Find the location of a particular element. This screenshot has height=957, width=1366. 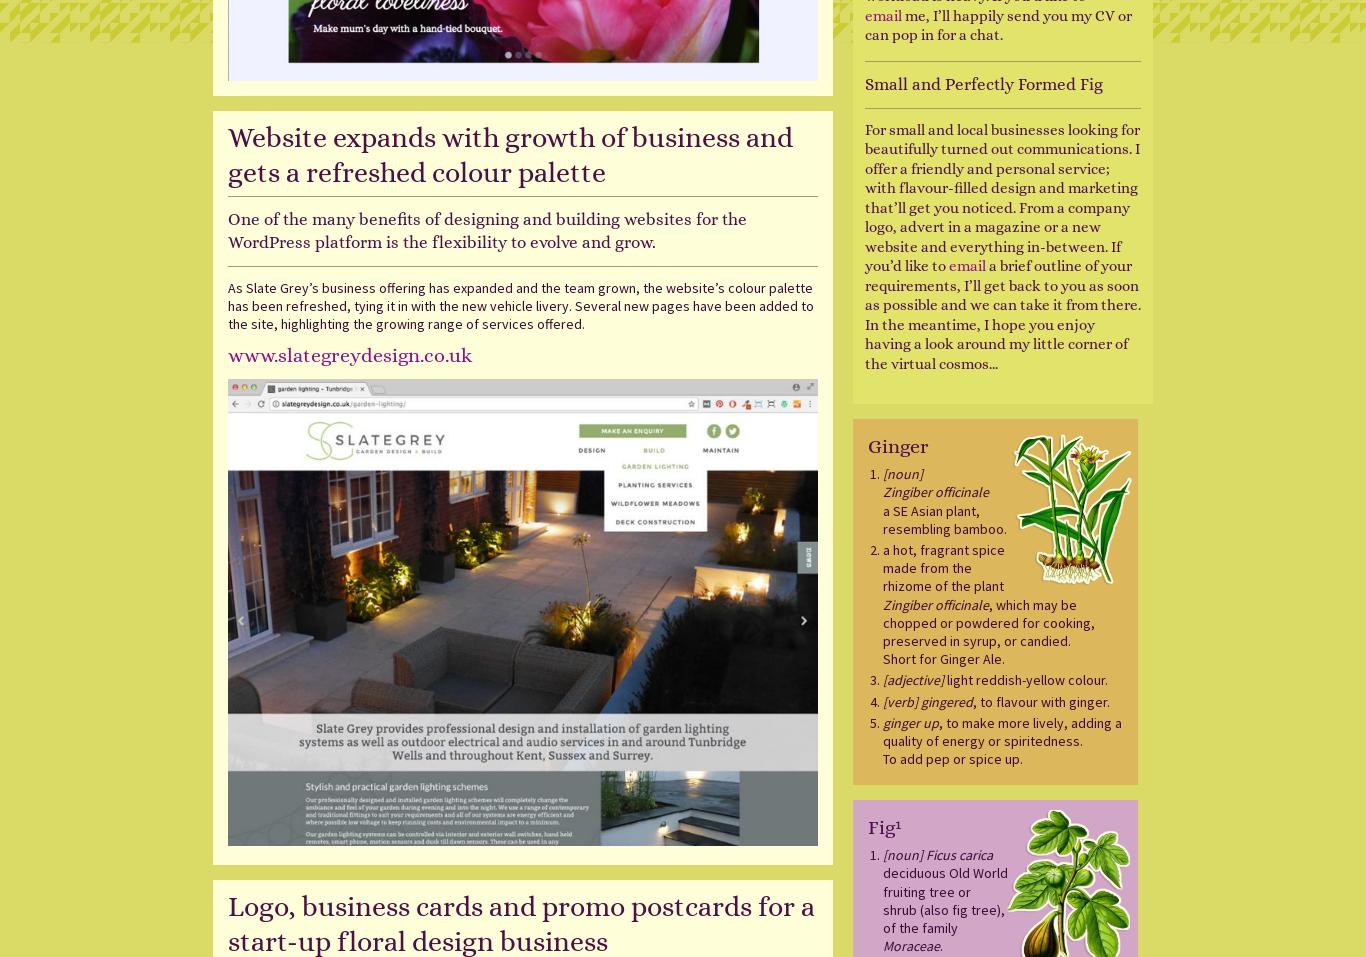

'Ginger' is located at coordinates (896, 445).